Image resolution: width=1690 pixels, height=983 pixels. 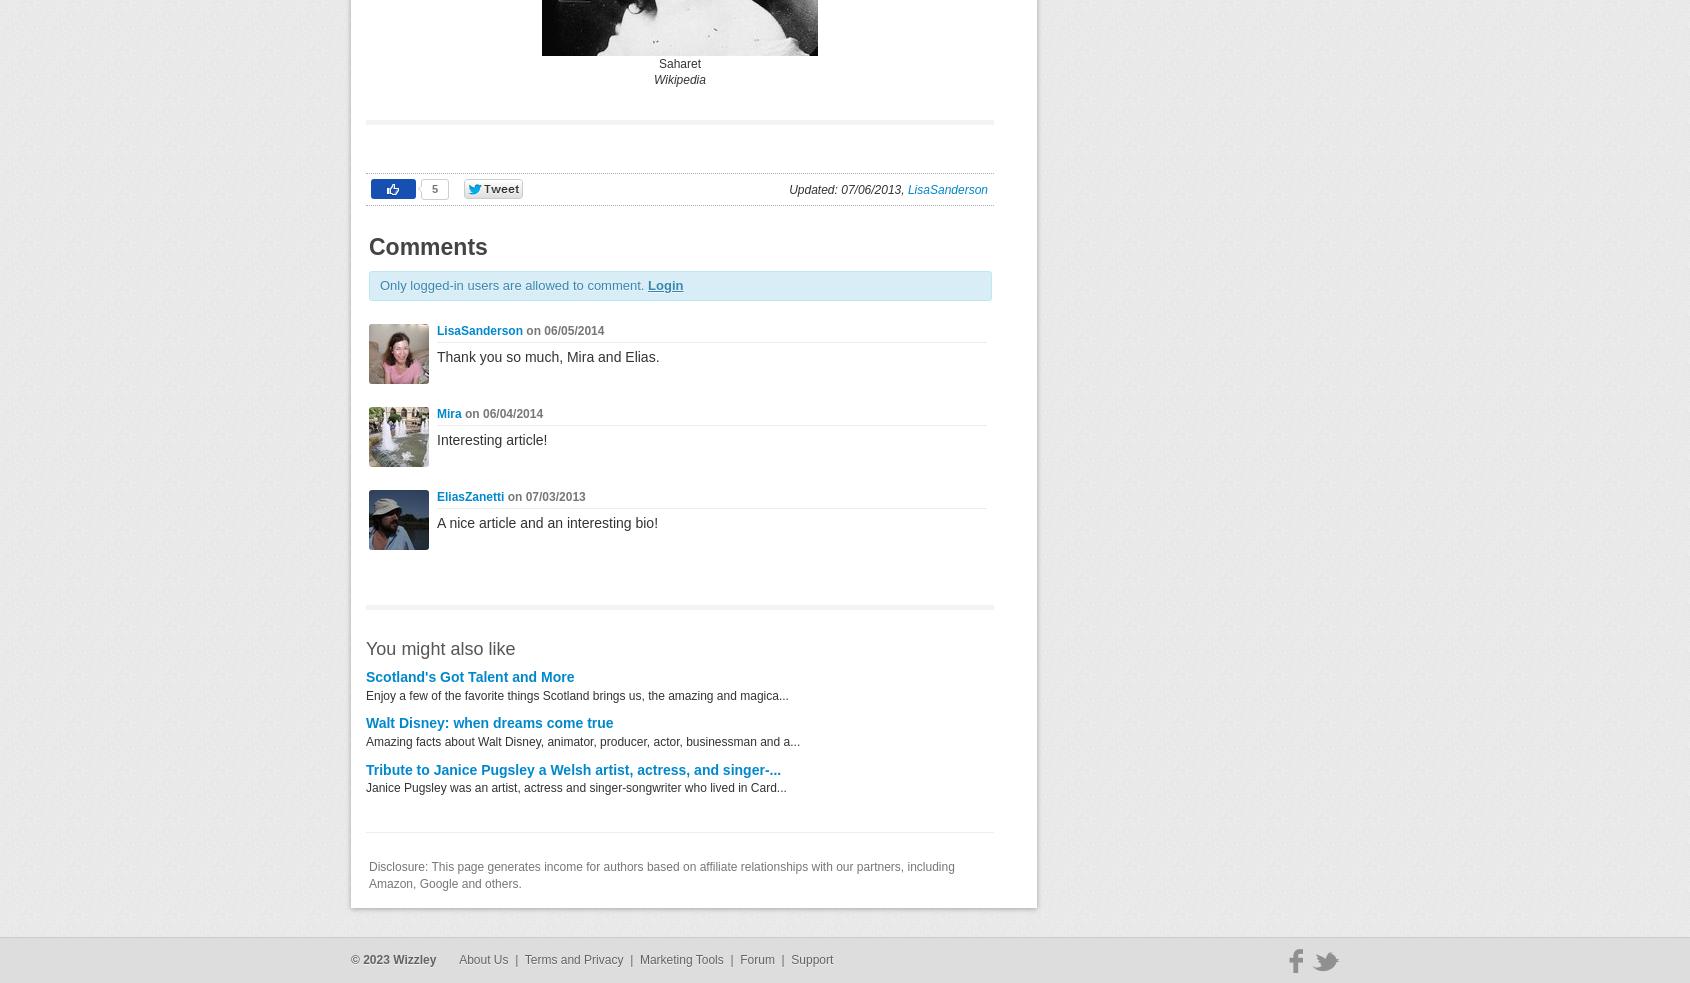 What do you see at coordinates (365, 675) in the screenshot?
I see `'Scotland's Got Talent and More'` at bounding box center [365, 675].